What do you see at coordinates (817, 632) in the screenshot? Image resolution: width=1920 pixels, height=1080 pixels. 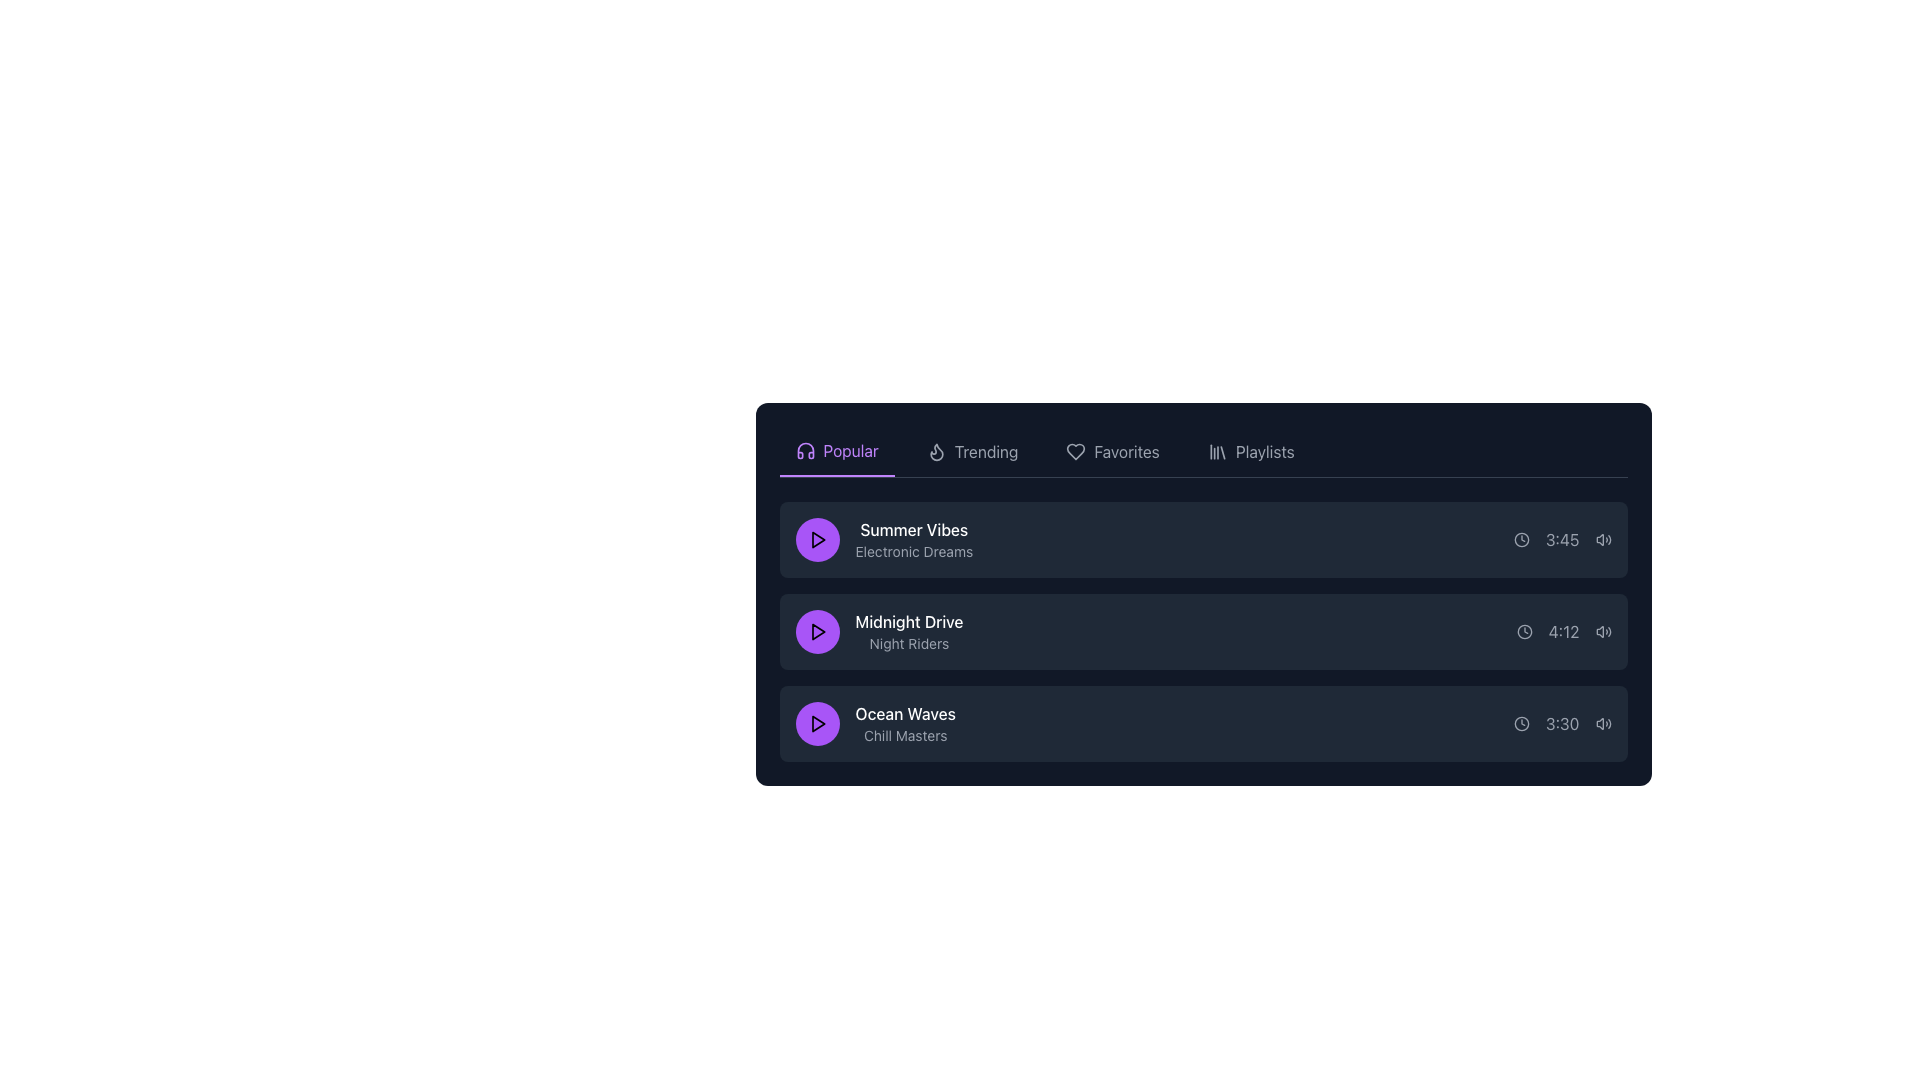 I see `the triangular play button inside a purple circular background next to the text 'Midnight Drive.'` at bounding box center [817, 632].